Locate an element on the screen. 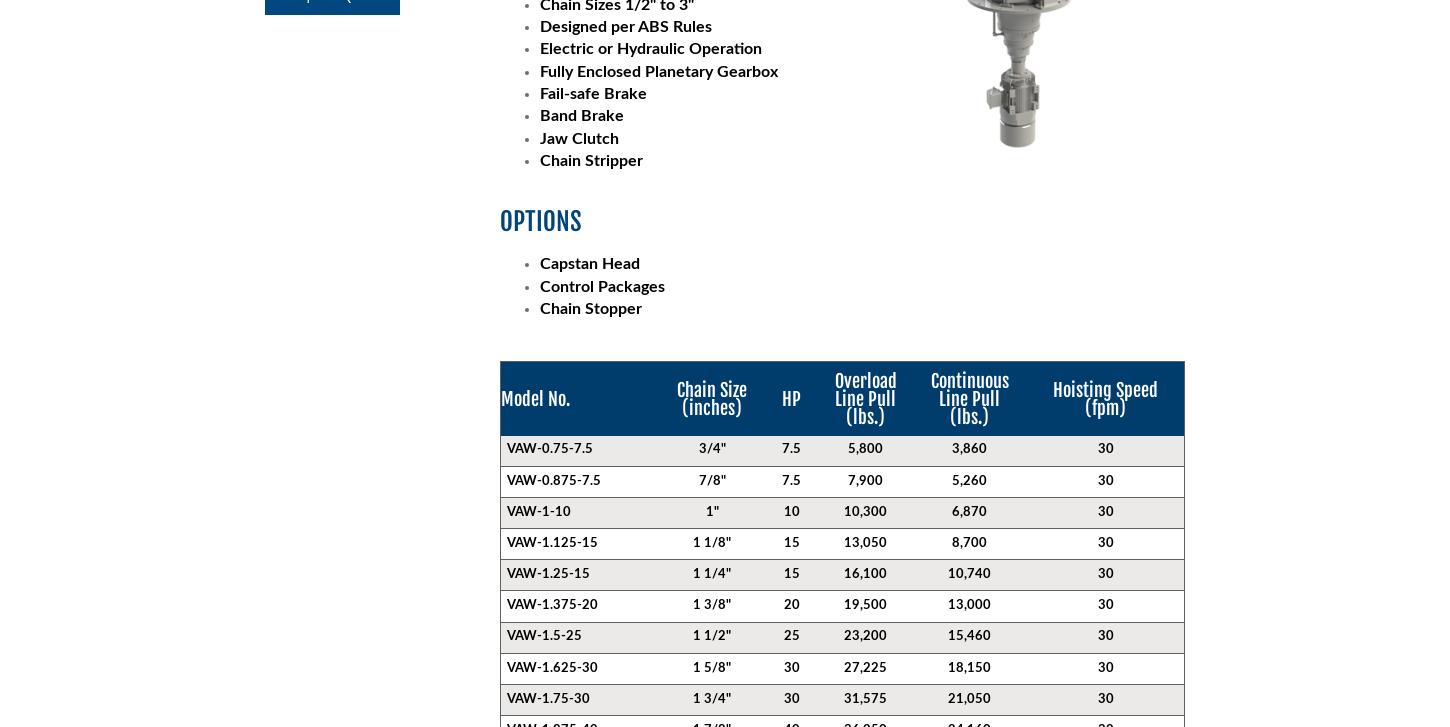 The width and height of the screenshot is (1450, 727). 'Continuous' is located at coordinates (929, 379).